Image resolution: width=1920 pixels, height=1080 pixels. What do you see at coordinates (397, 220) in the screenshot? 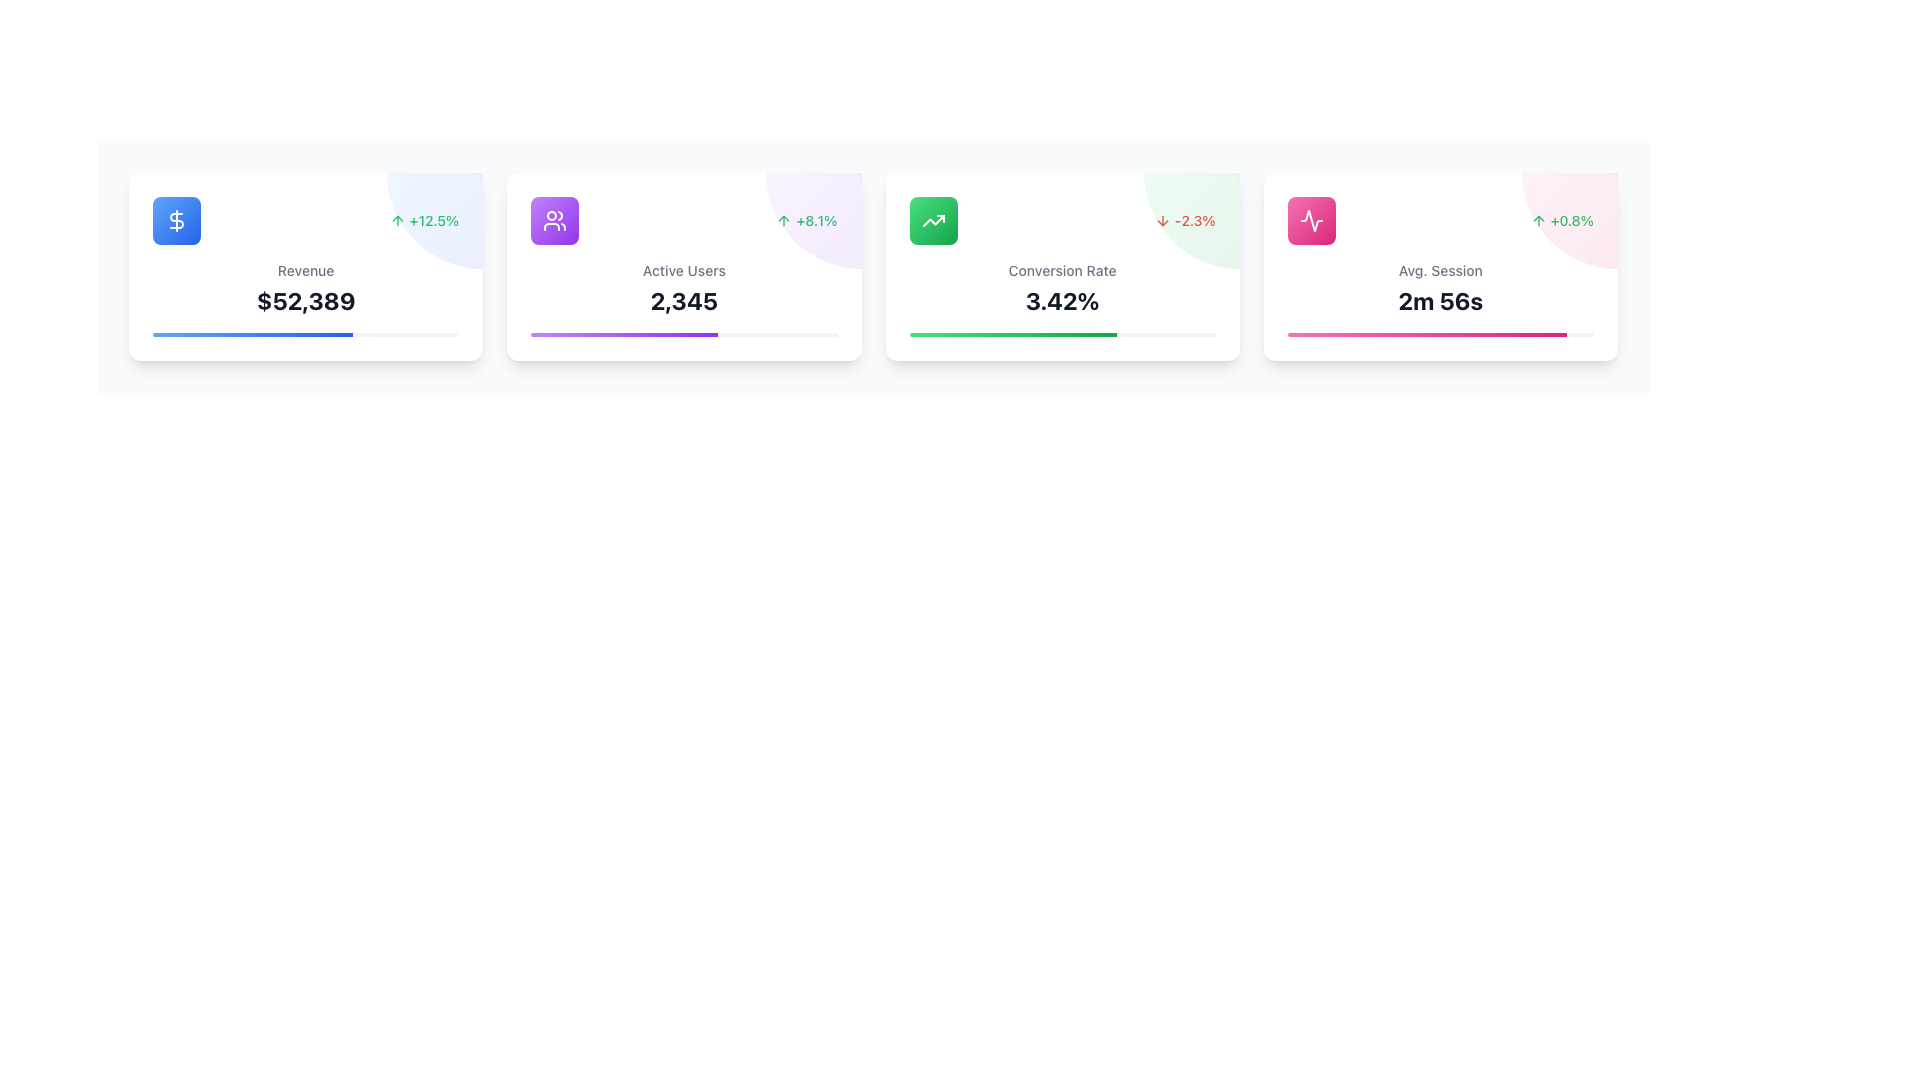
I see `the green upward arrow icon located to the left of the '+12.5%' text in the top-right corner of the 'Revenue' card on the dashboard interface` at bounding box center [397, 220].